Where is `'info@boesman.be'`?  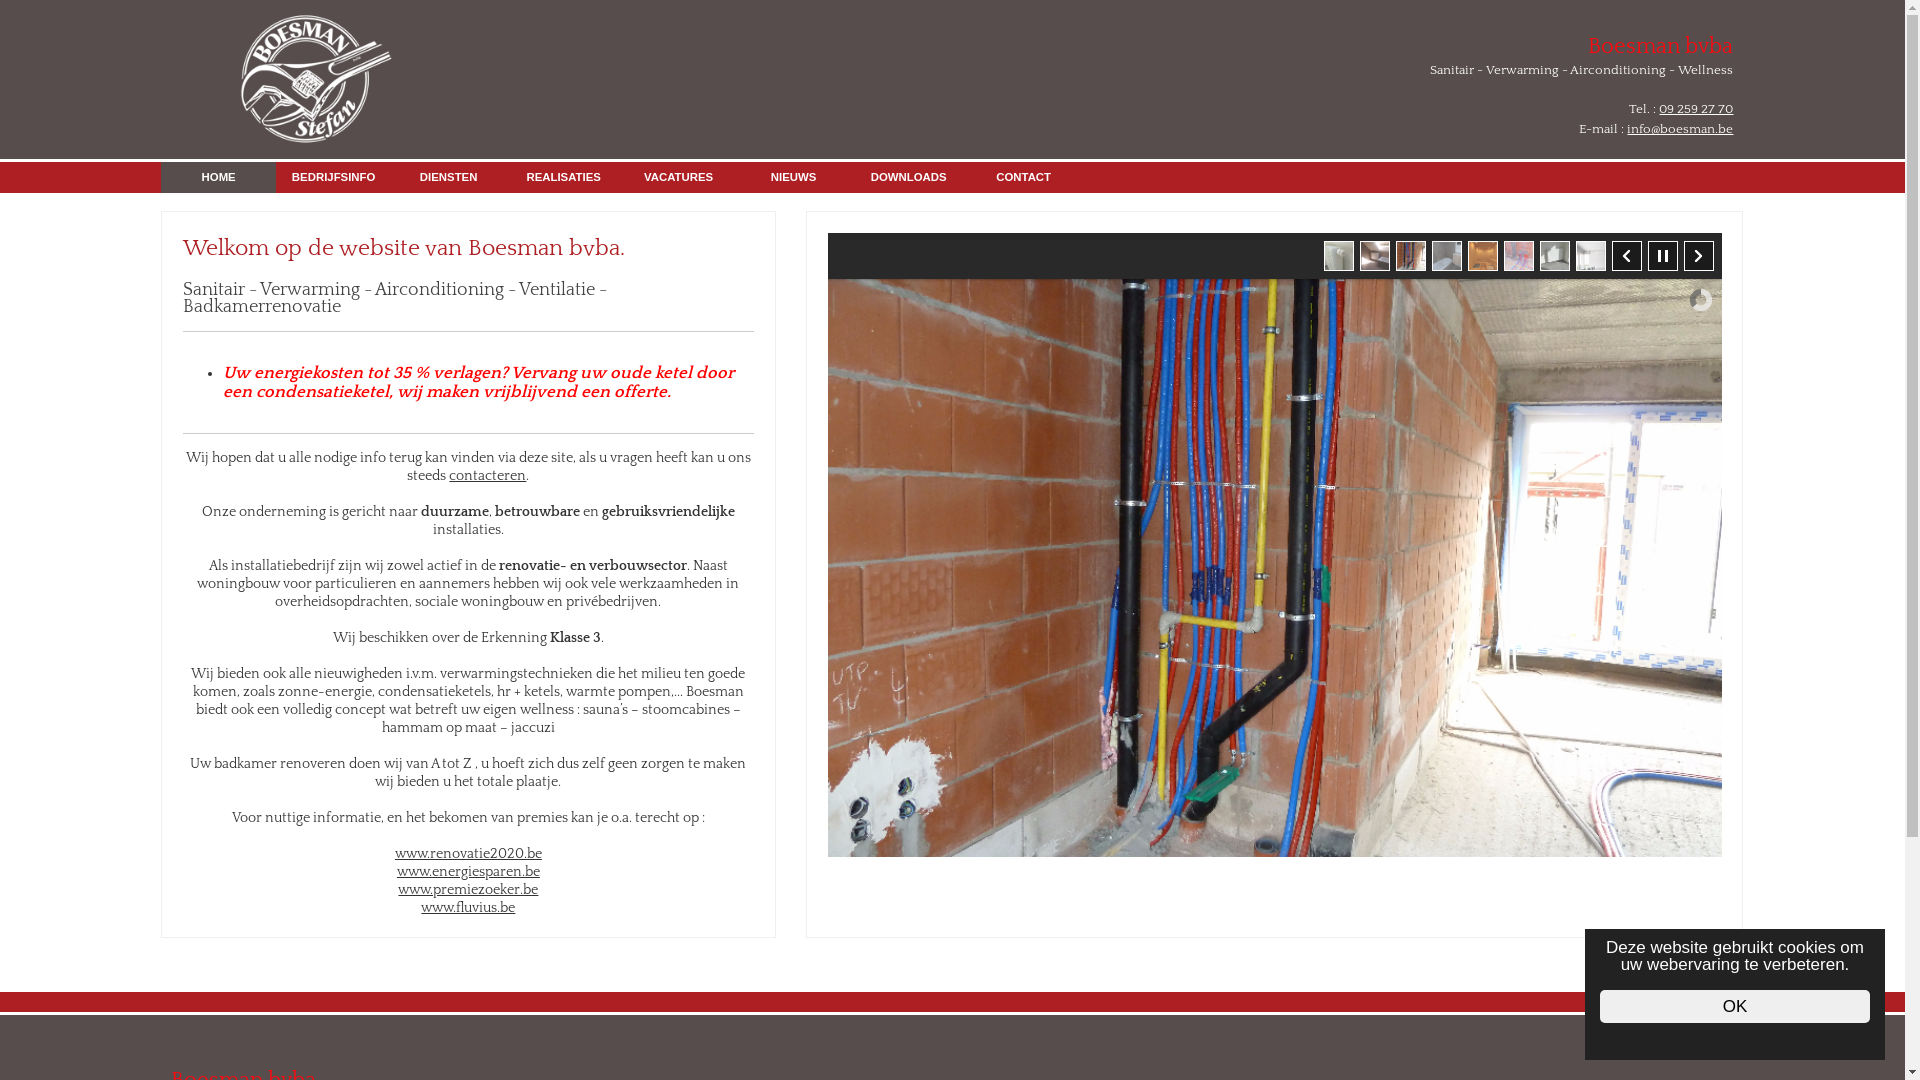
'info@boesman.be' is located at coordinates (1680, 128).